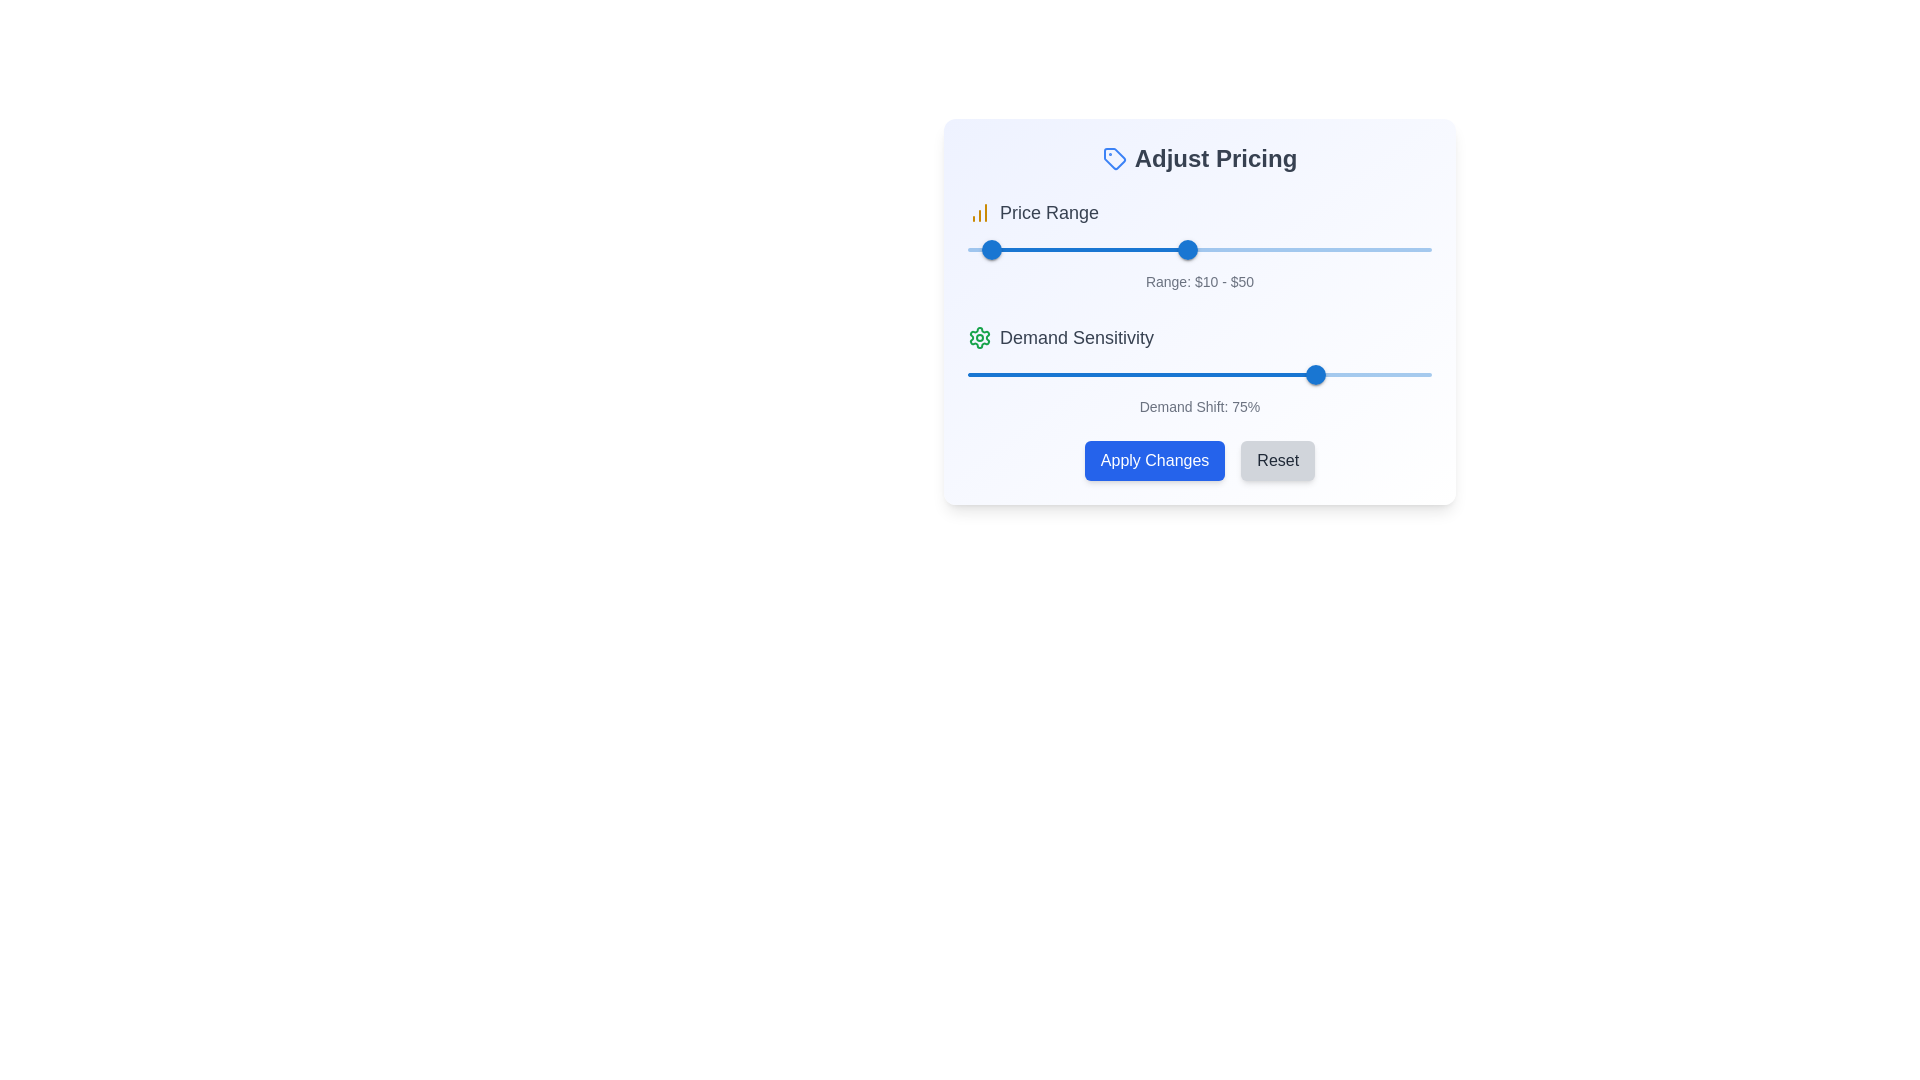 This screenshot has width=1920, height=1080. Describe the element at coordinates (1407, 374) in the screenshot. I see `Demand Sensitivity` at that location.